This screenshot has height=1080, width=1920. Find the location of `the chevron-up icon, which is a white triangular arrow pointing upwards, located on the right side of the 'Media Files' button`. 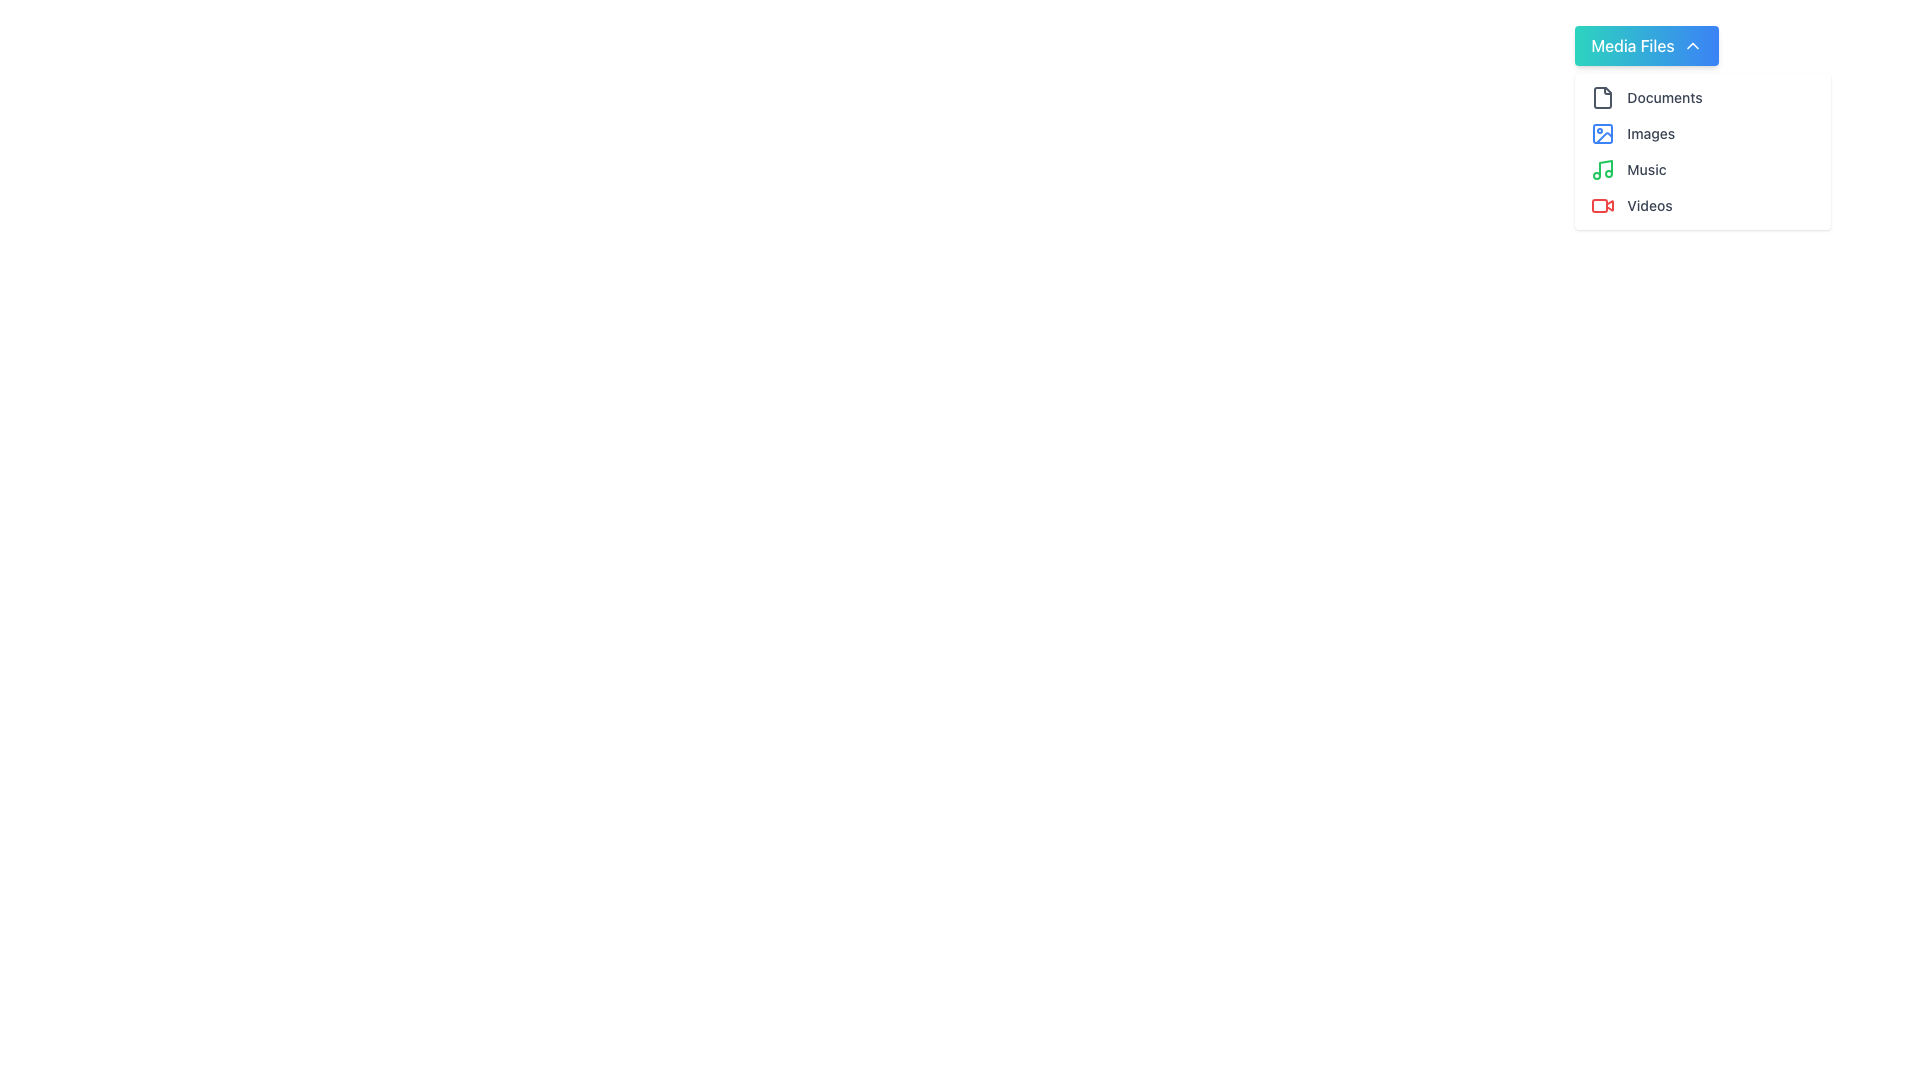

the chevron-up icon, which is a white triangular arrow pointing upwards, located on the right side of the 'Media Files' button is located at coordinates (1691, 45).